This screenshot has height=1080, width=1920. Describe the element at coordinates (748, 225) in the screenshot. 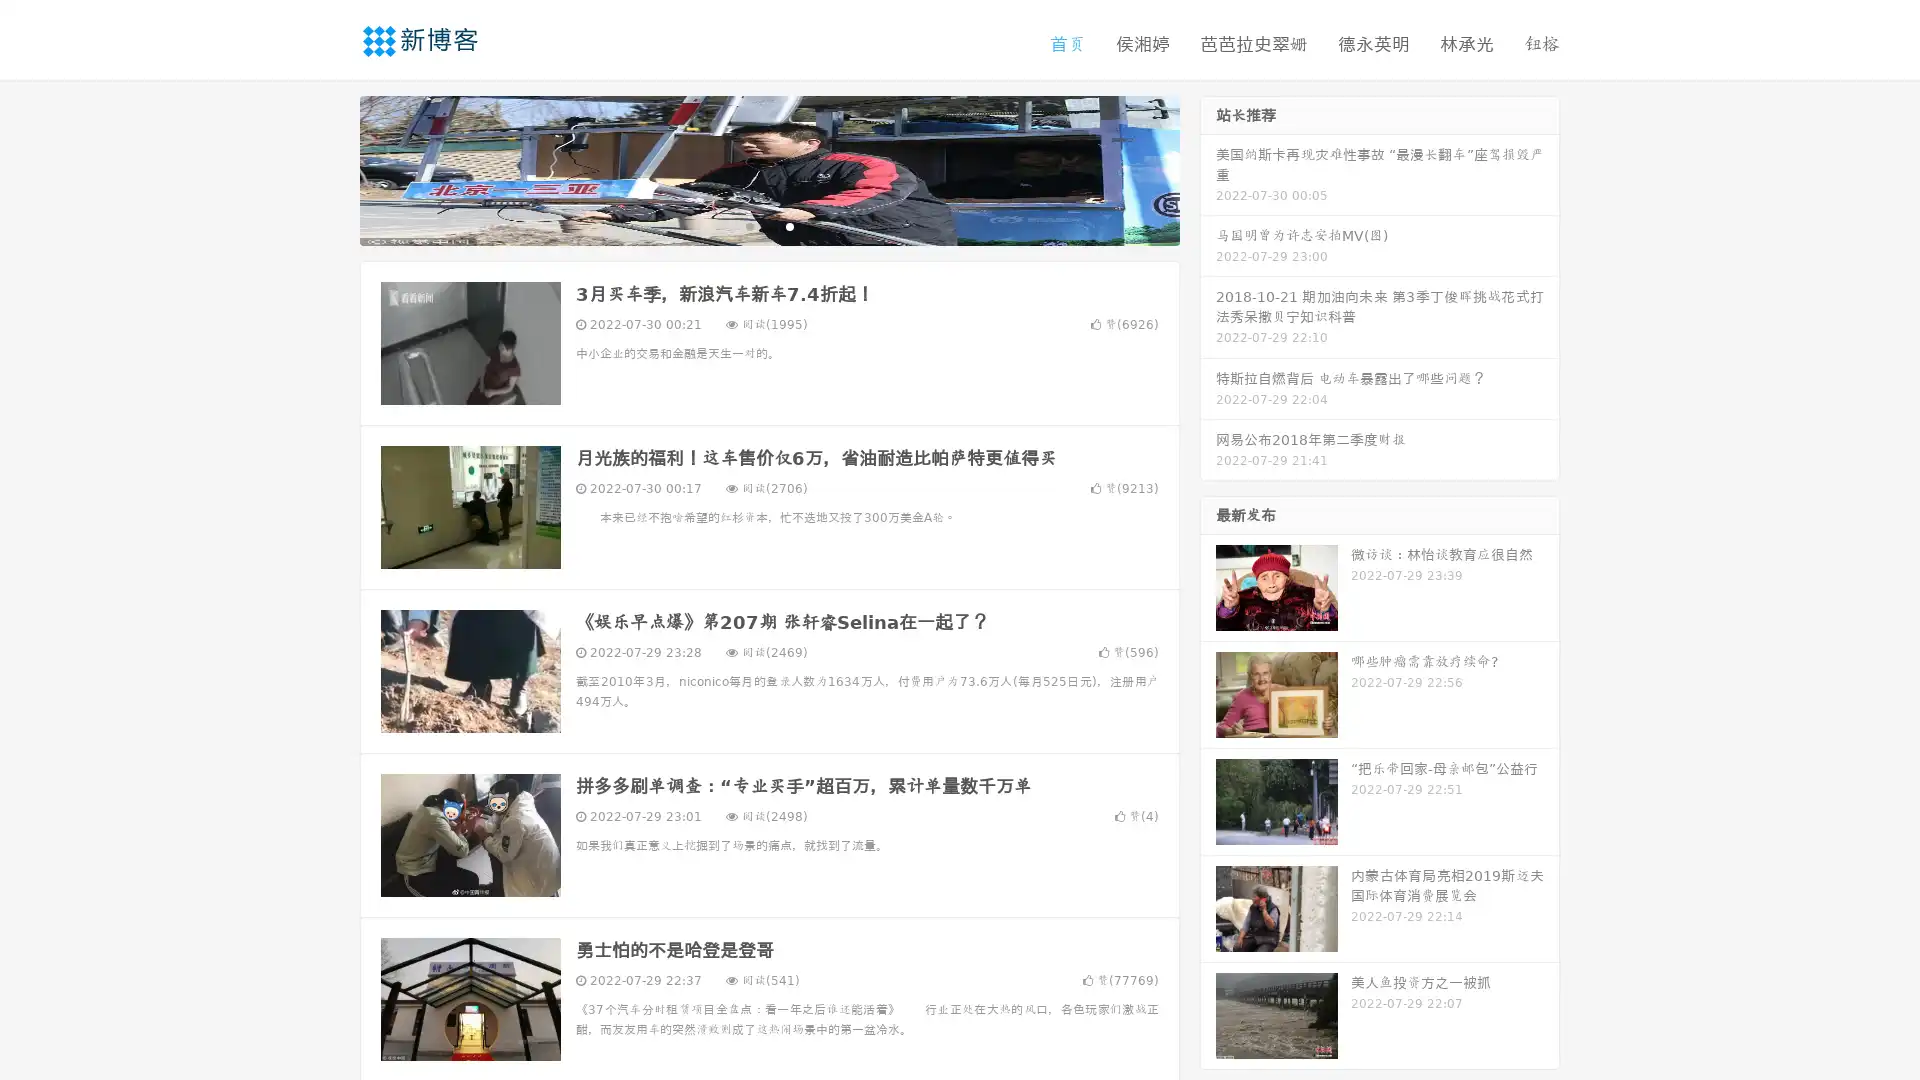

I see `Go to slide 1` at that location.